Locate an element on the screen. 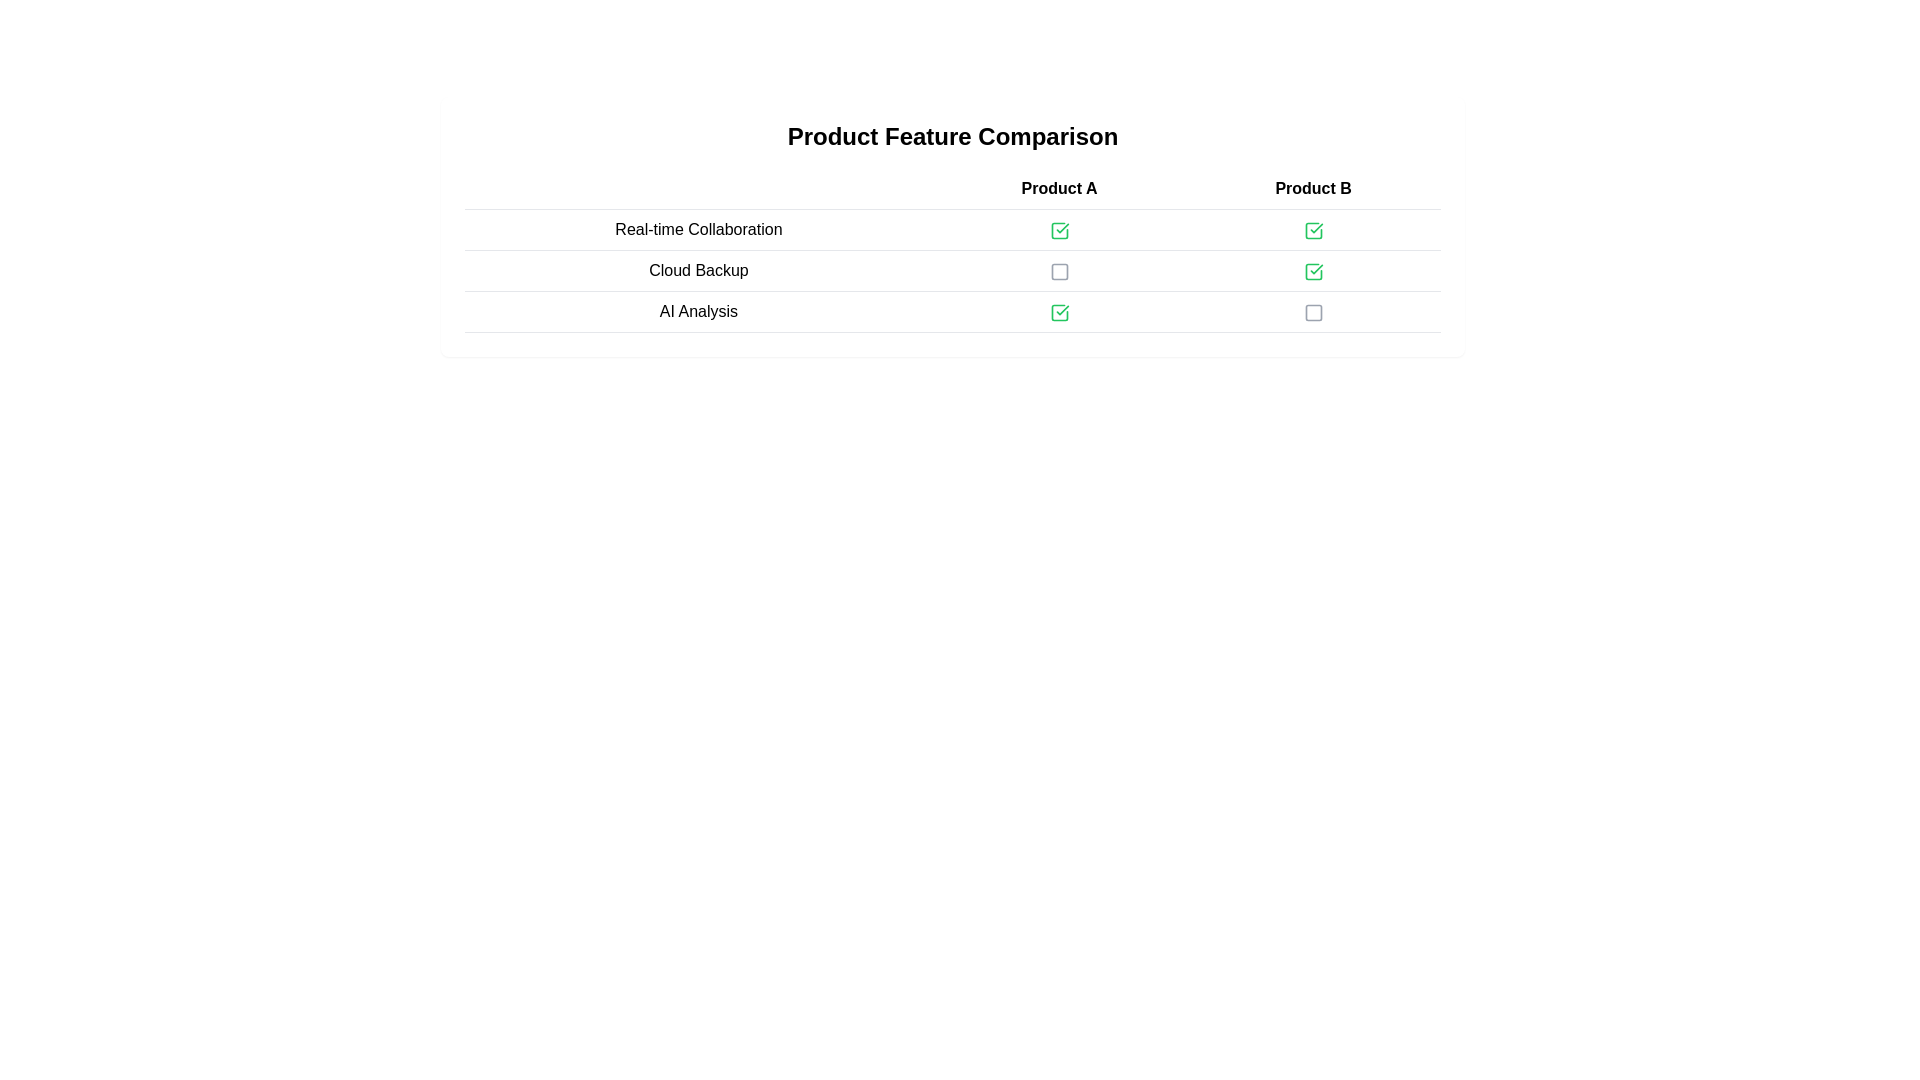 This screenshot has width=1920, height=1080. the green check mark icon in the 'Product B' column under the 'Real-time Collaboration' row within the 'Product Feature Comparison' section is located at coordinates (1313, 229).